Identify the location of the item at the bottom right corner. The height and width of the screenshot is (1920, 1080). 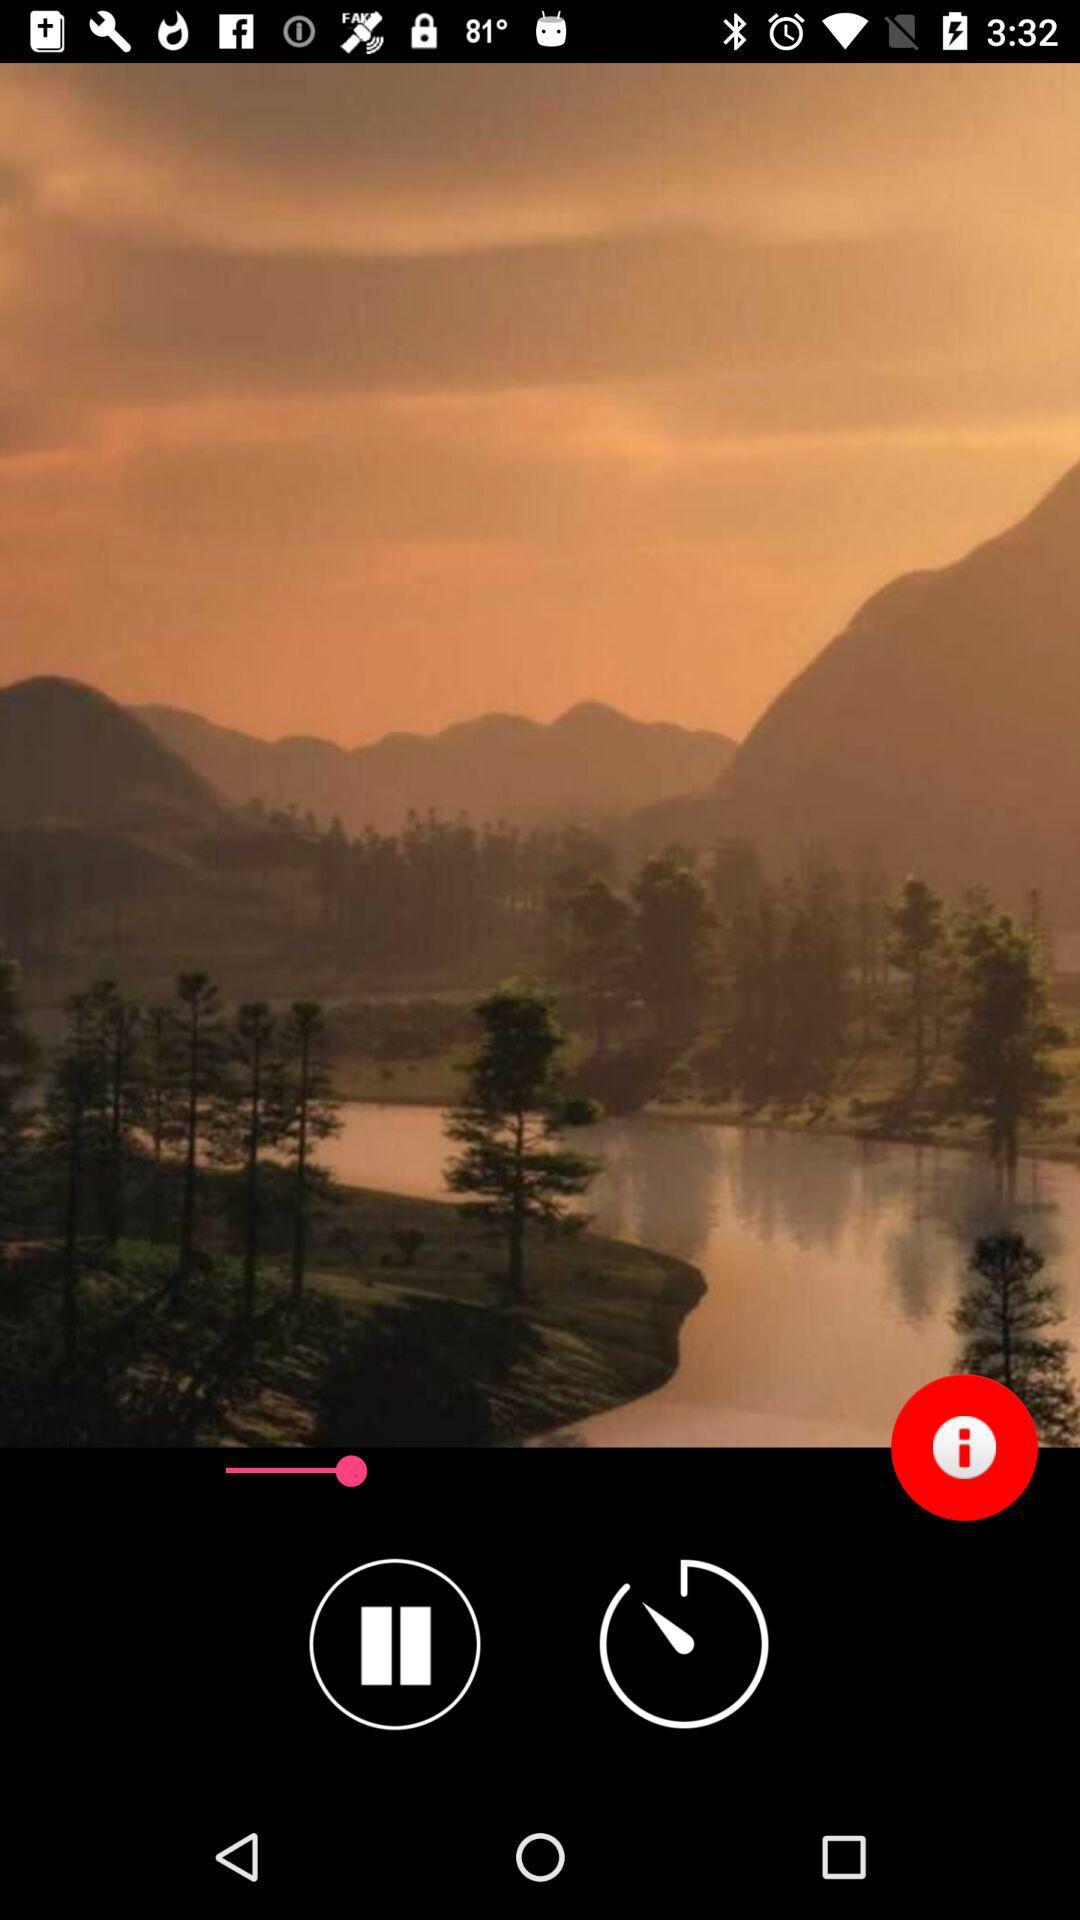
(963, 1447).